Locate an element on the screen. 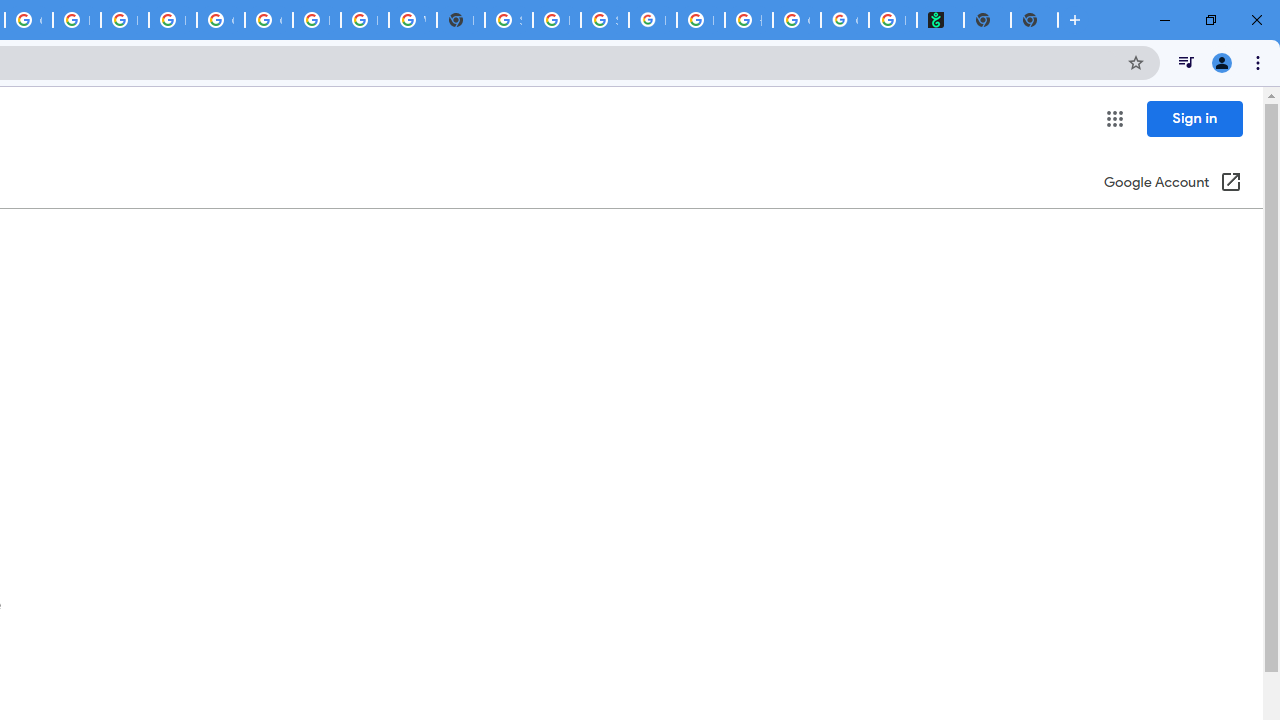  'Google Cloud Platform' is located at coordinates (267, 20).